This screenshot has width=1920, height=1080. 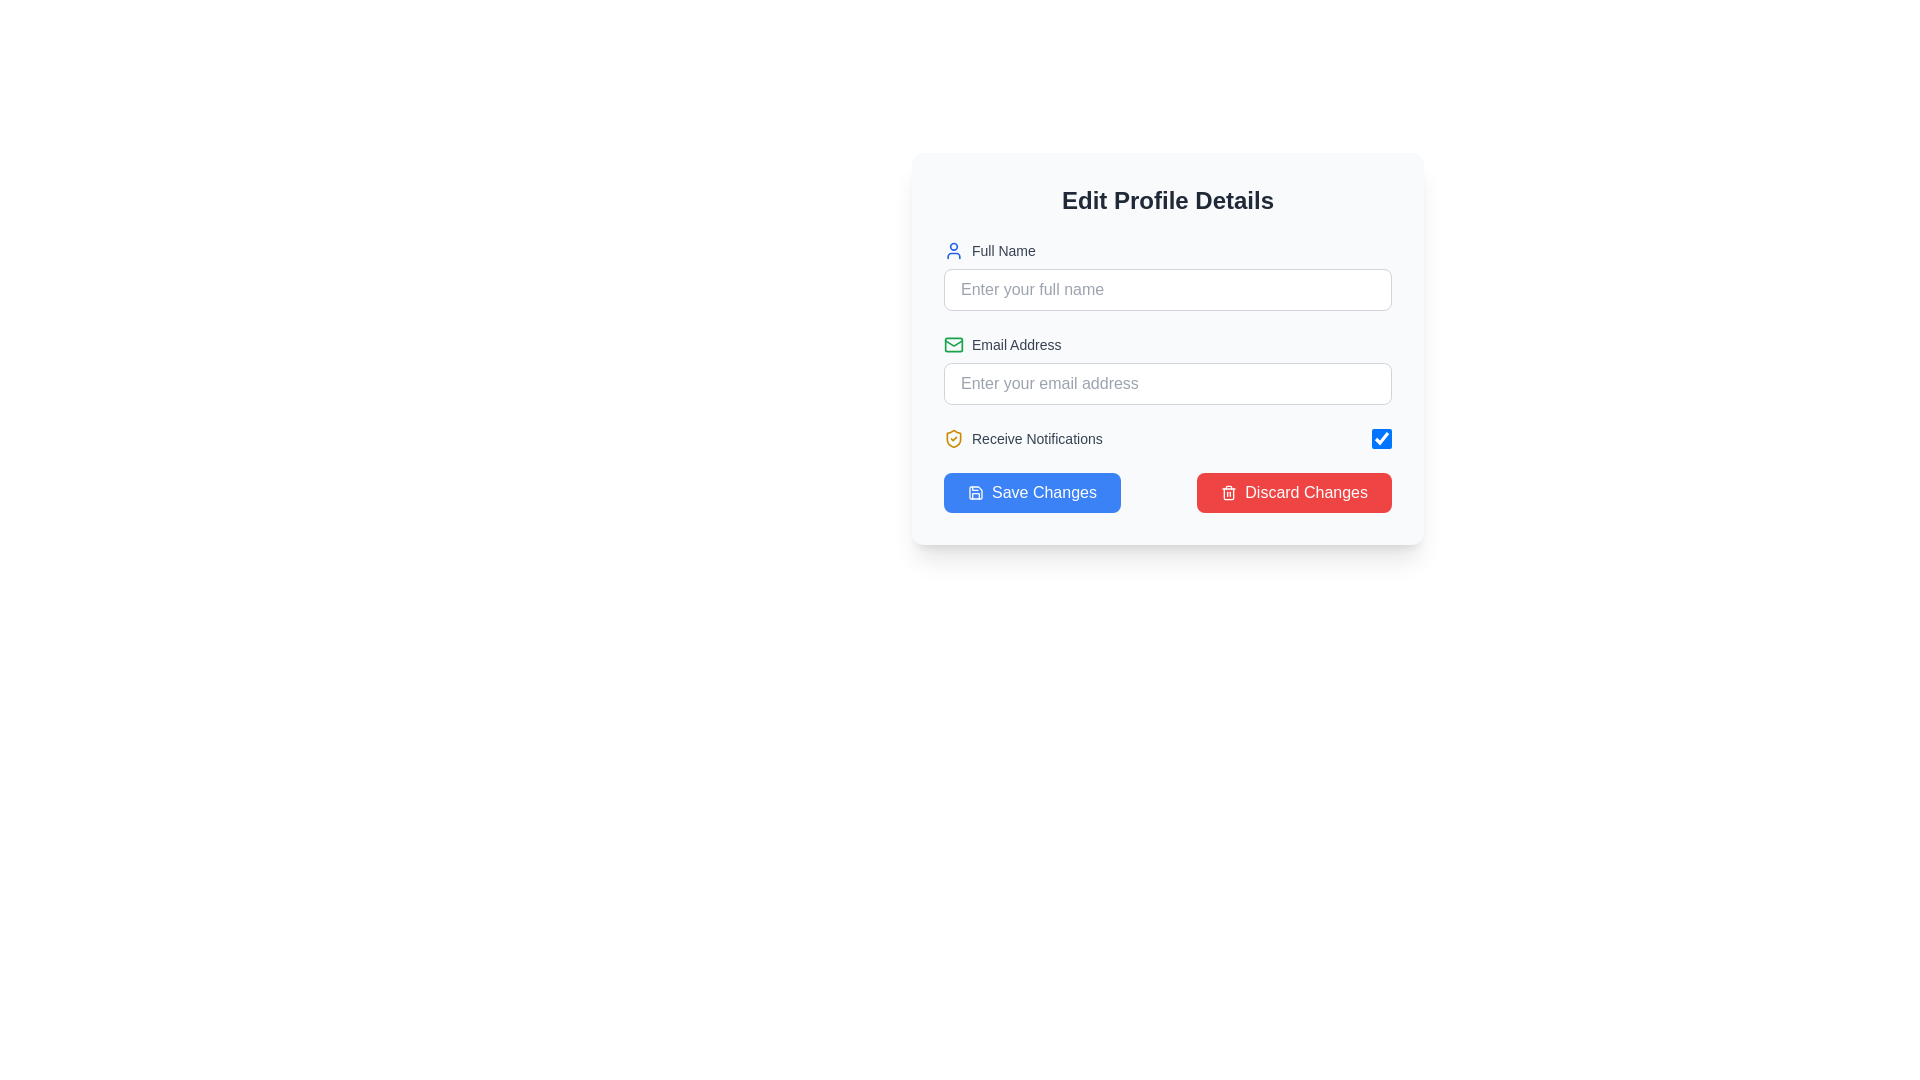 I want to click on the rectangular button with a blue background and white text reading 'Save Changes', which has a floppy disk icon on the left, so click(x=1032, y=493).